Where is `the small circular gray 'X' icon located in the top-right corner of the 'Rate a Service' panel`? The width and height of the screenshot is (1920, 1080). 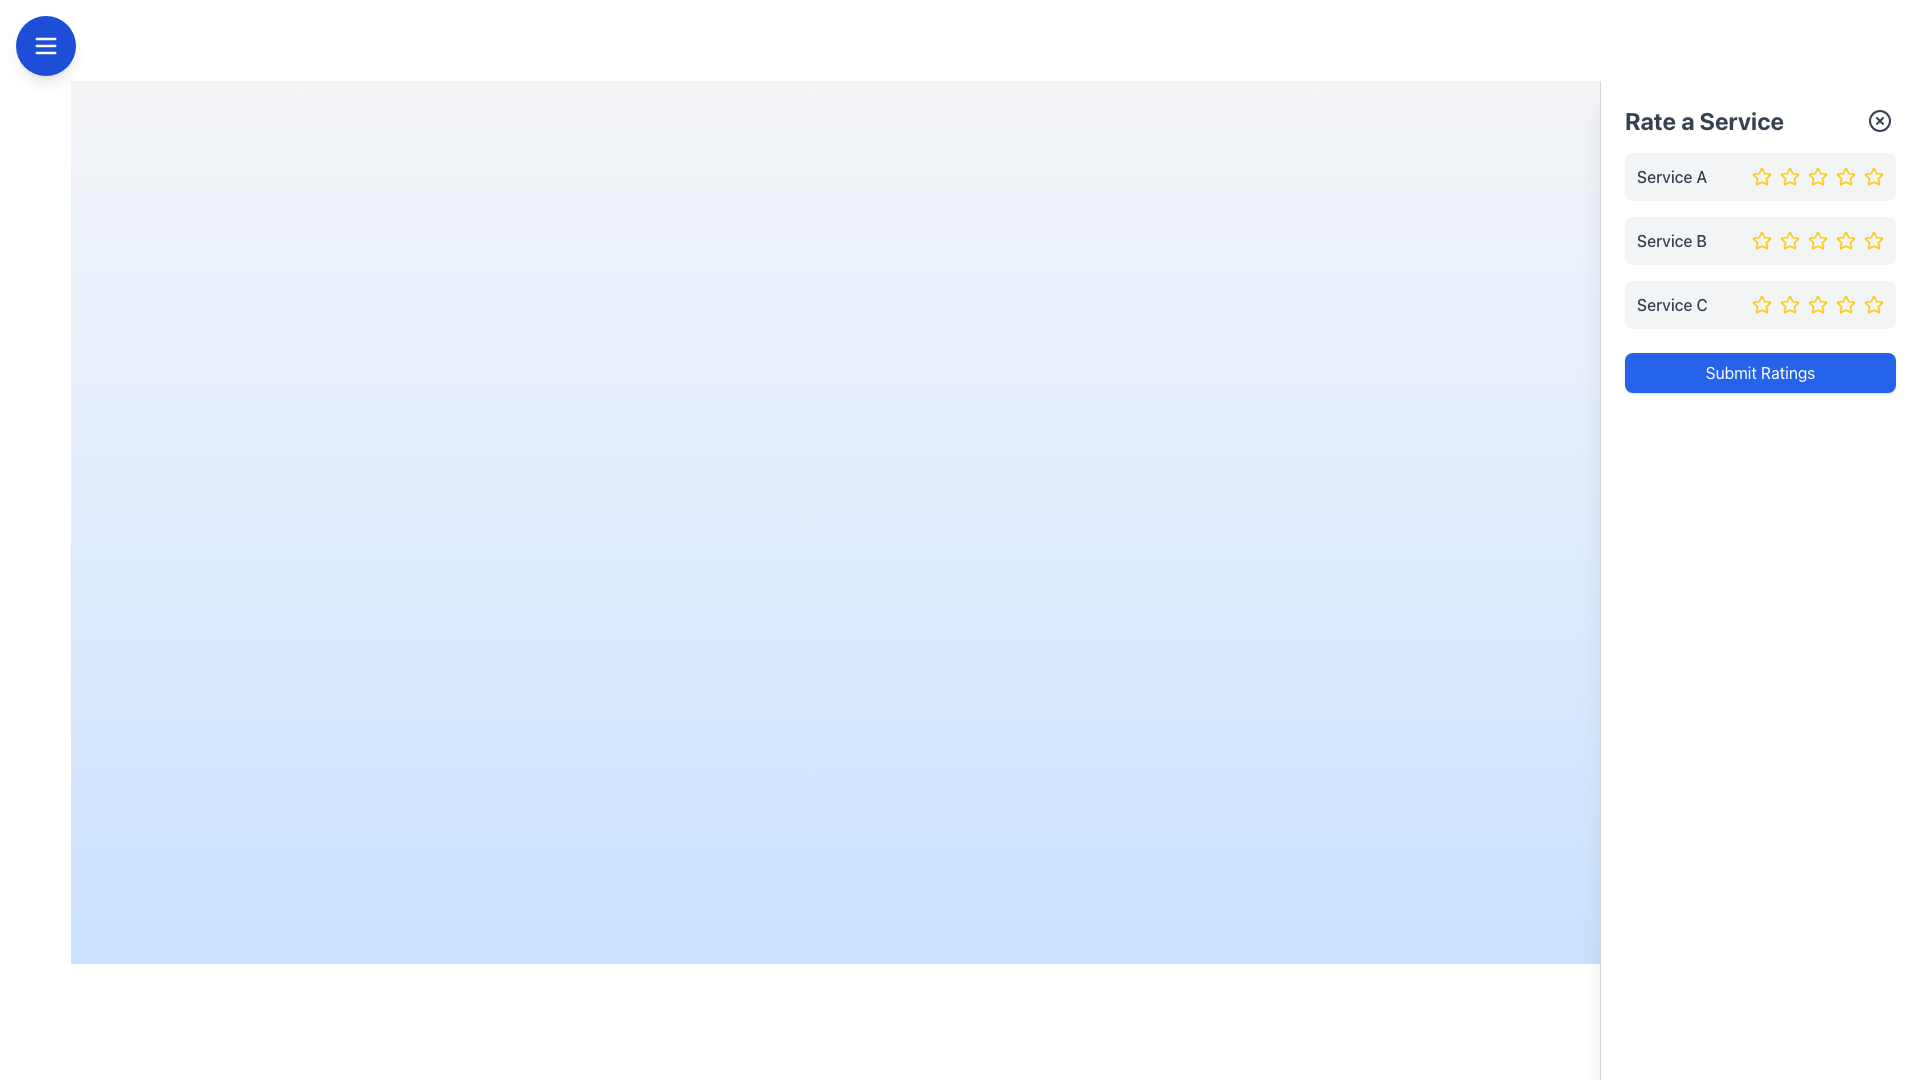
the small circular gray 'X' icon located in the top-right corner of the 'Rate a Service' panel is located at coordinates (1879, 120).